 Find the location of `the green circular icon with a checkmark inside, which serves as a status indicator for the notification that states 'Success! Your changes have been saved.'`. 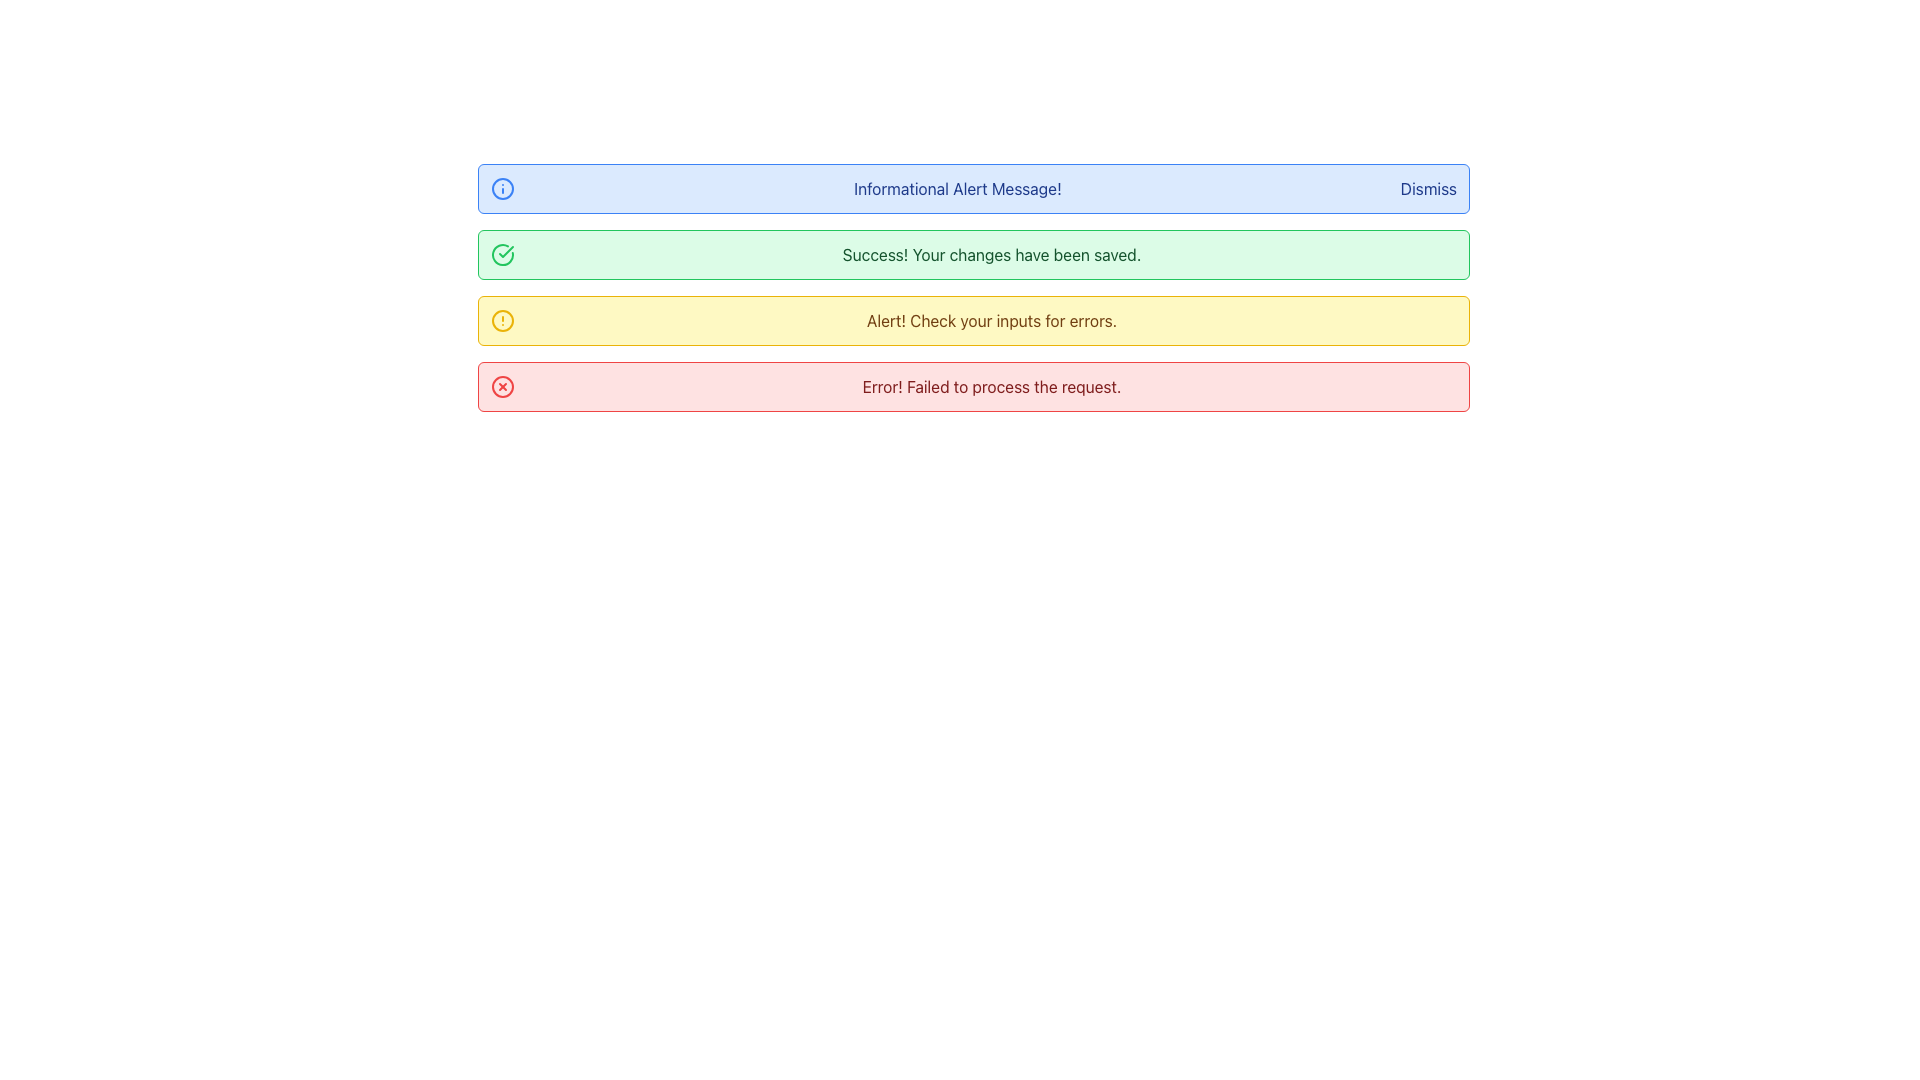

the green circular icon with a checkmark inside, which serves as a status indicator for the notification that states 'Success! Your changes have been saved.' is located at coordinates (503, 253).